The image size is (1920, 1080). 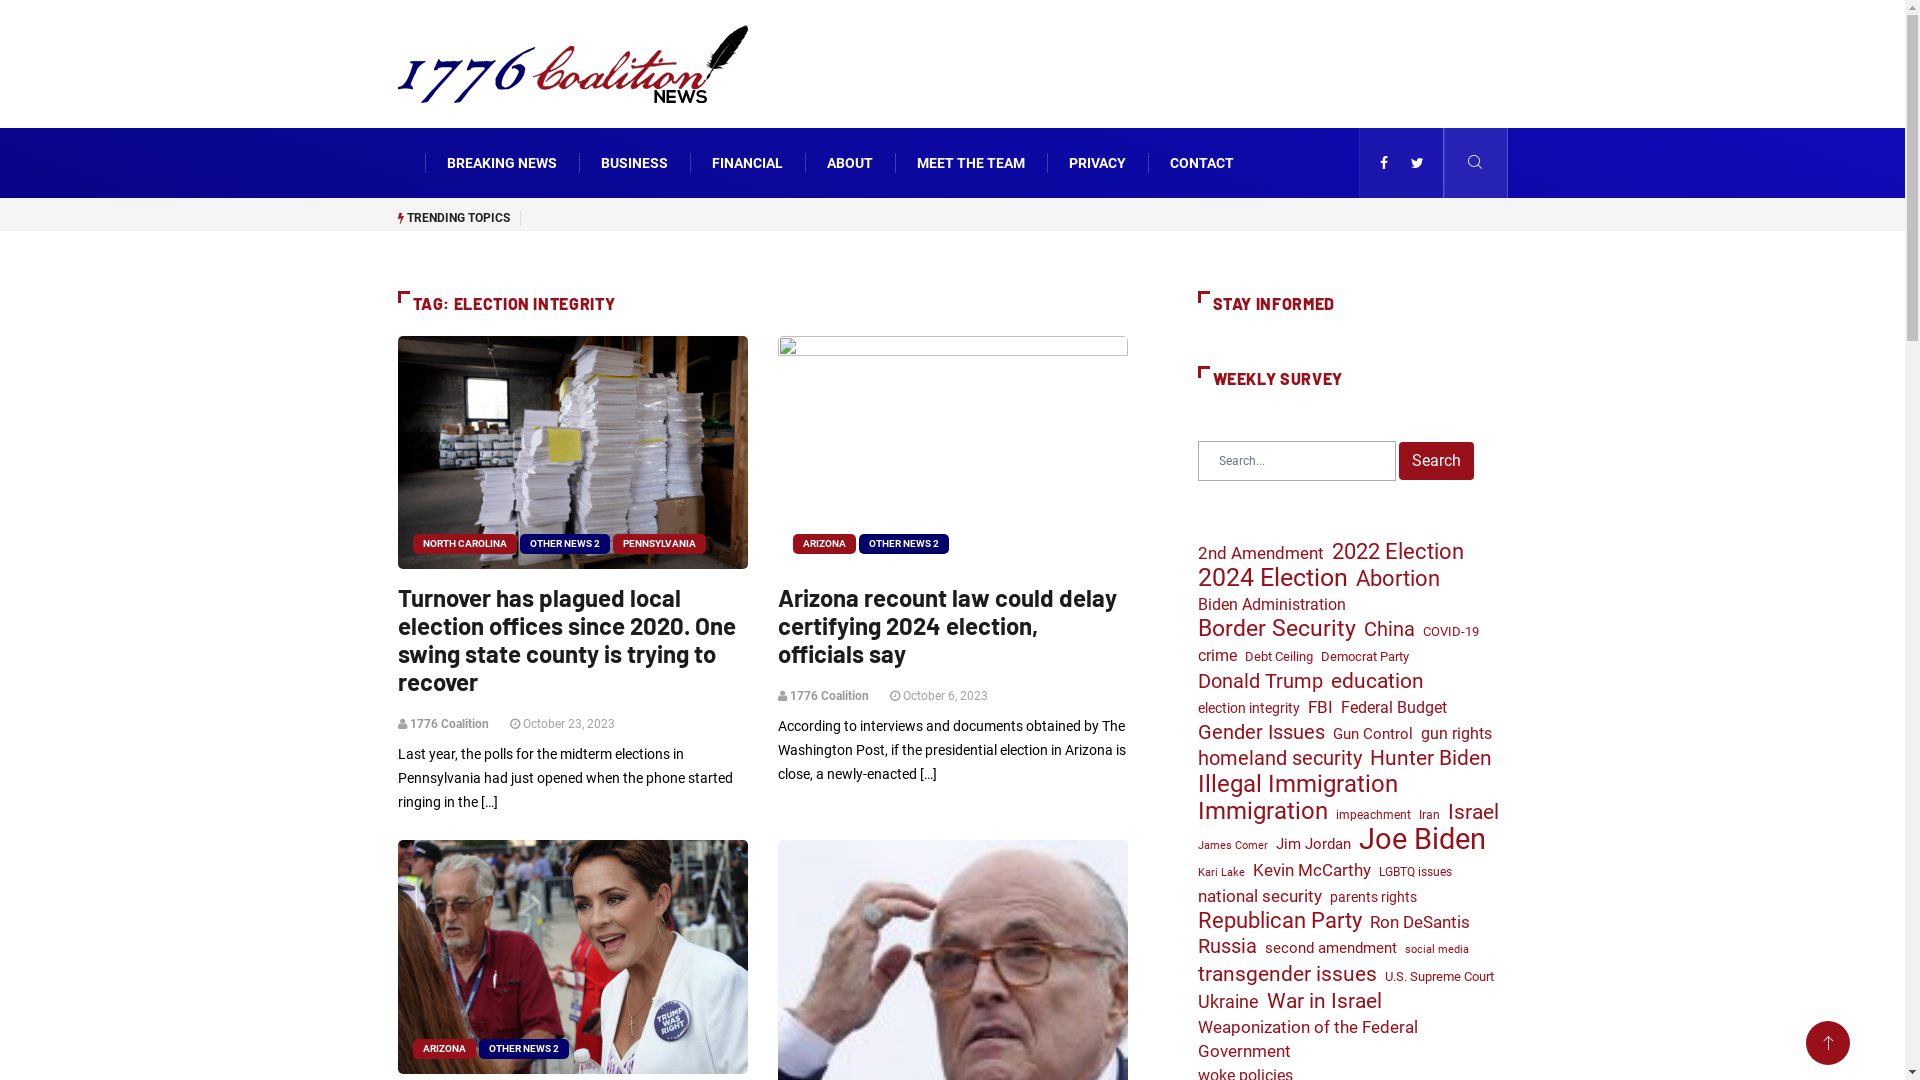 What do you see at coordinates (1259, 681) in the screenshot?
I see `'Donald Trump'` at bounding box center [1259, 681].